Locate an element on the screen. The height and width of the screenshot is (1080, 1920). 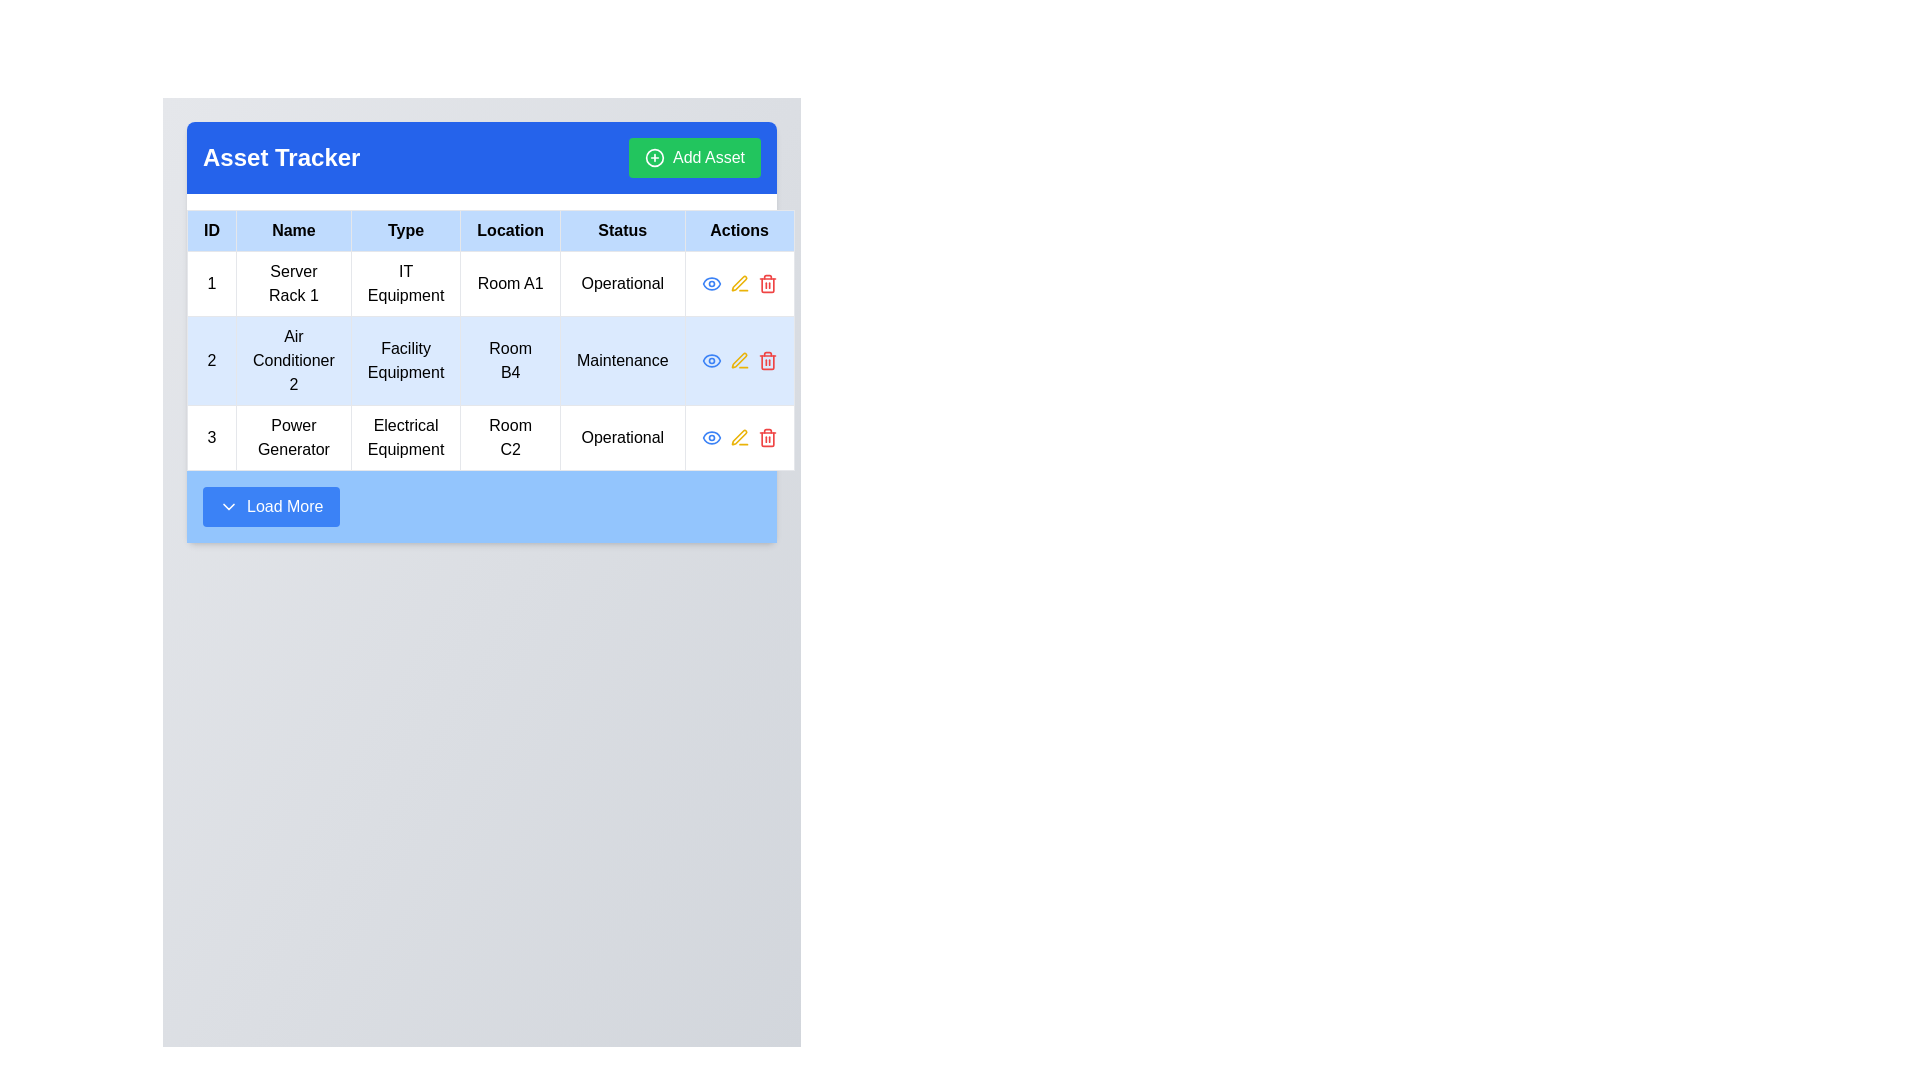
text displayed in the static text field labeled 'Facility Equipment' located in the third column of the second row of the data table is located at coordinates (405, 361).